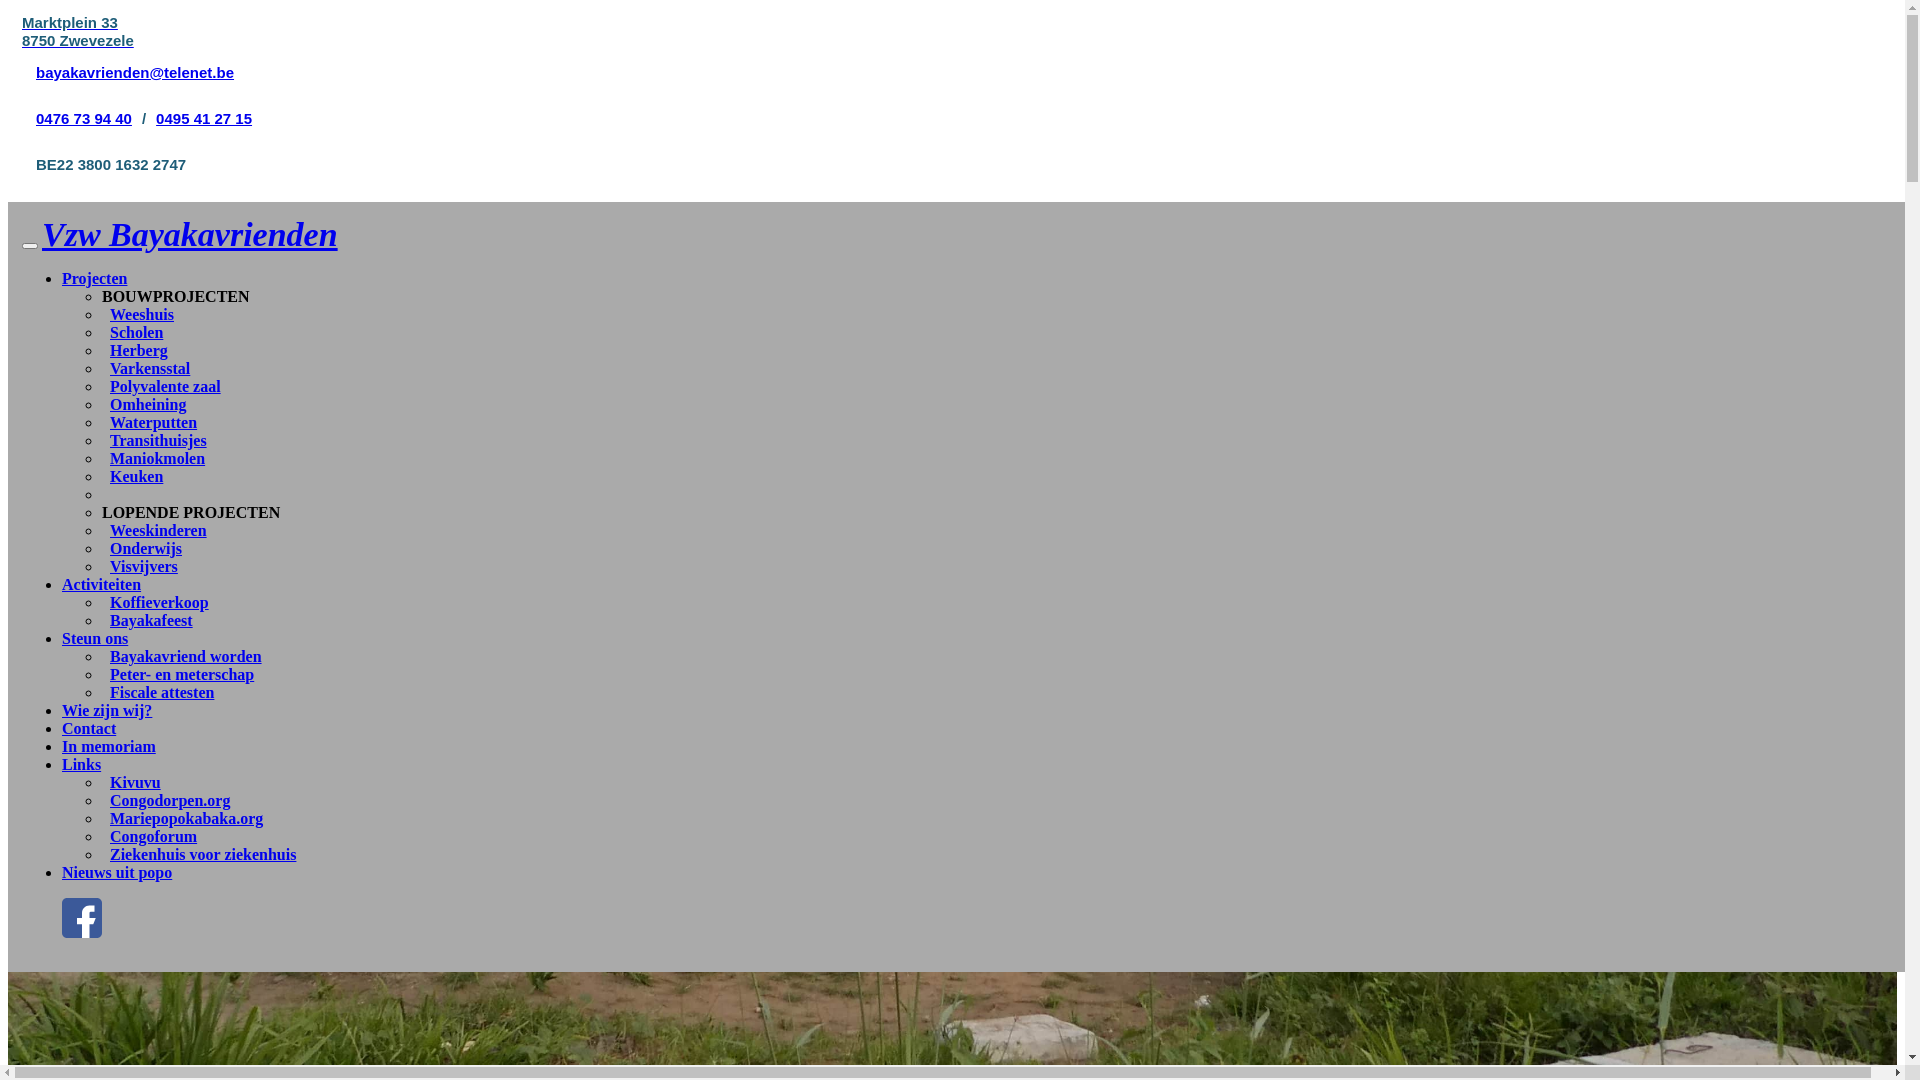  I want to click on 'Fiscale attesten', so click(157, 691).